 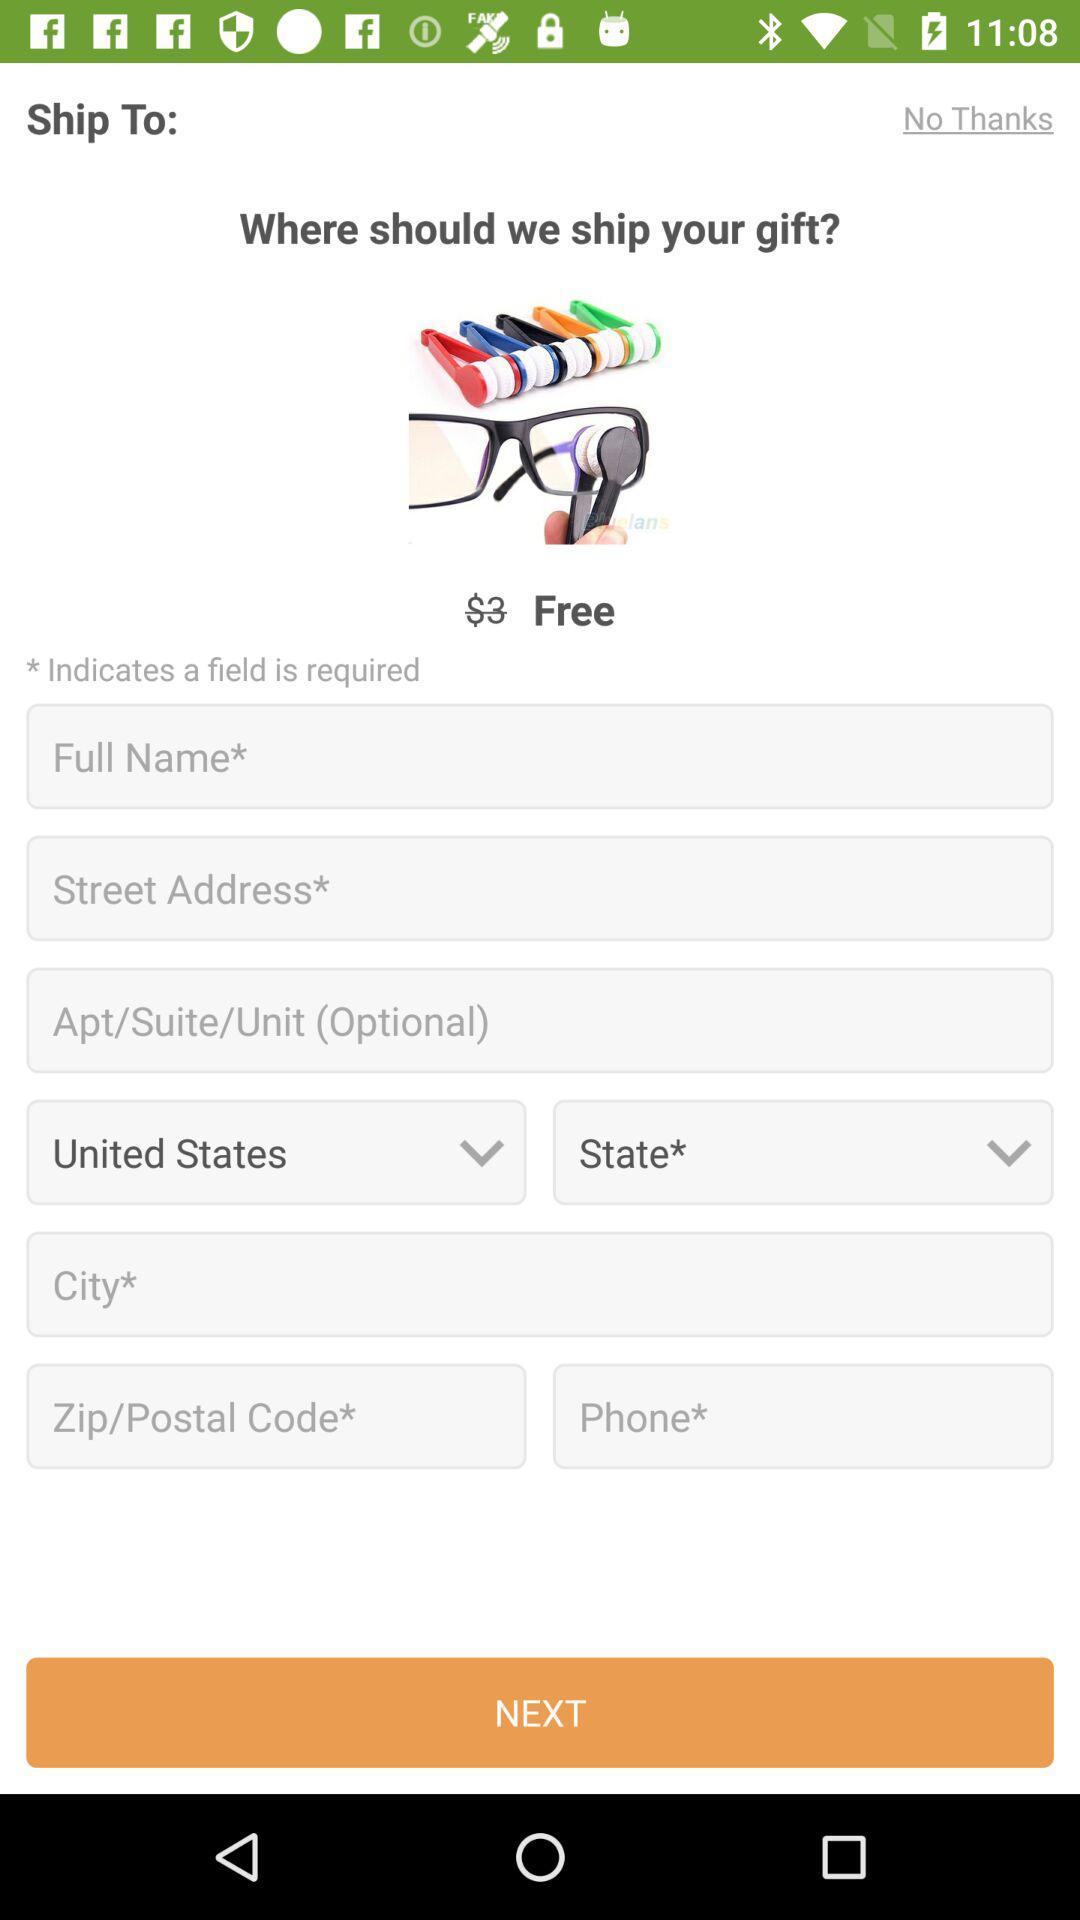 I want to click on insert street address, so click(x=540, y=887).